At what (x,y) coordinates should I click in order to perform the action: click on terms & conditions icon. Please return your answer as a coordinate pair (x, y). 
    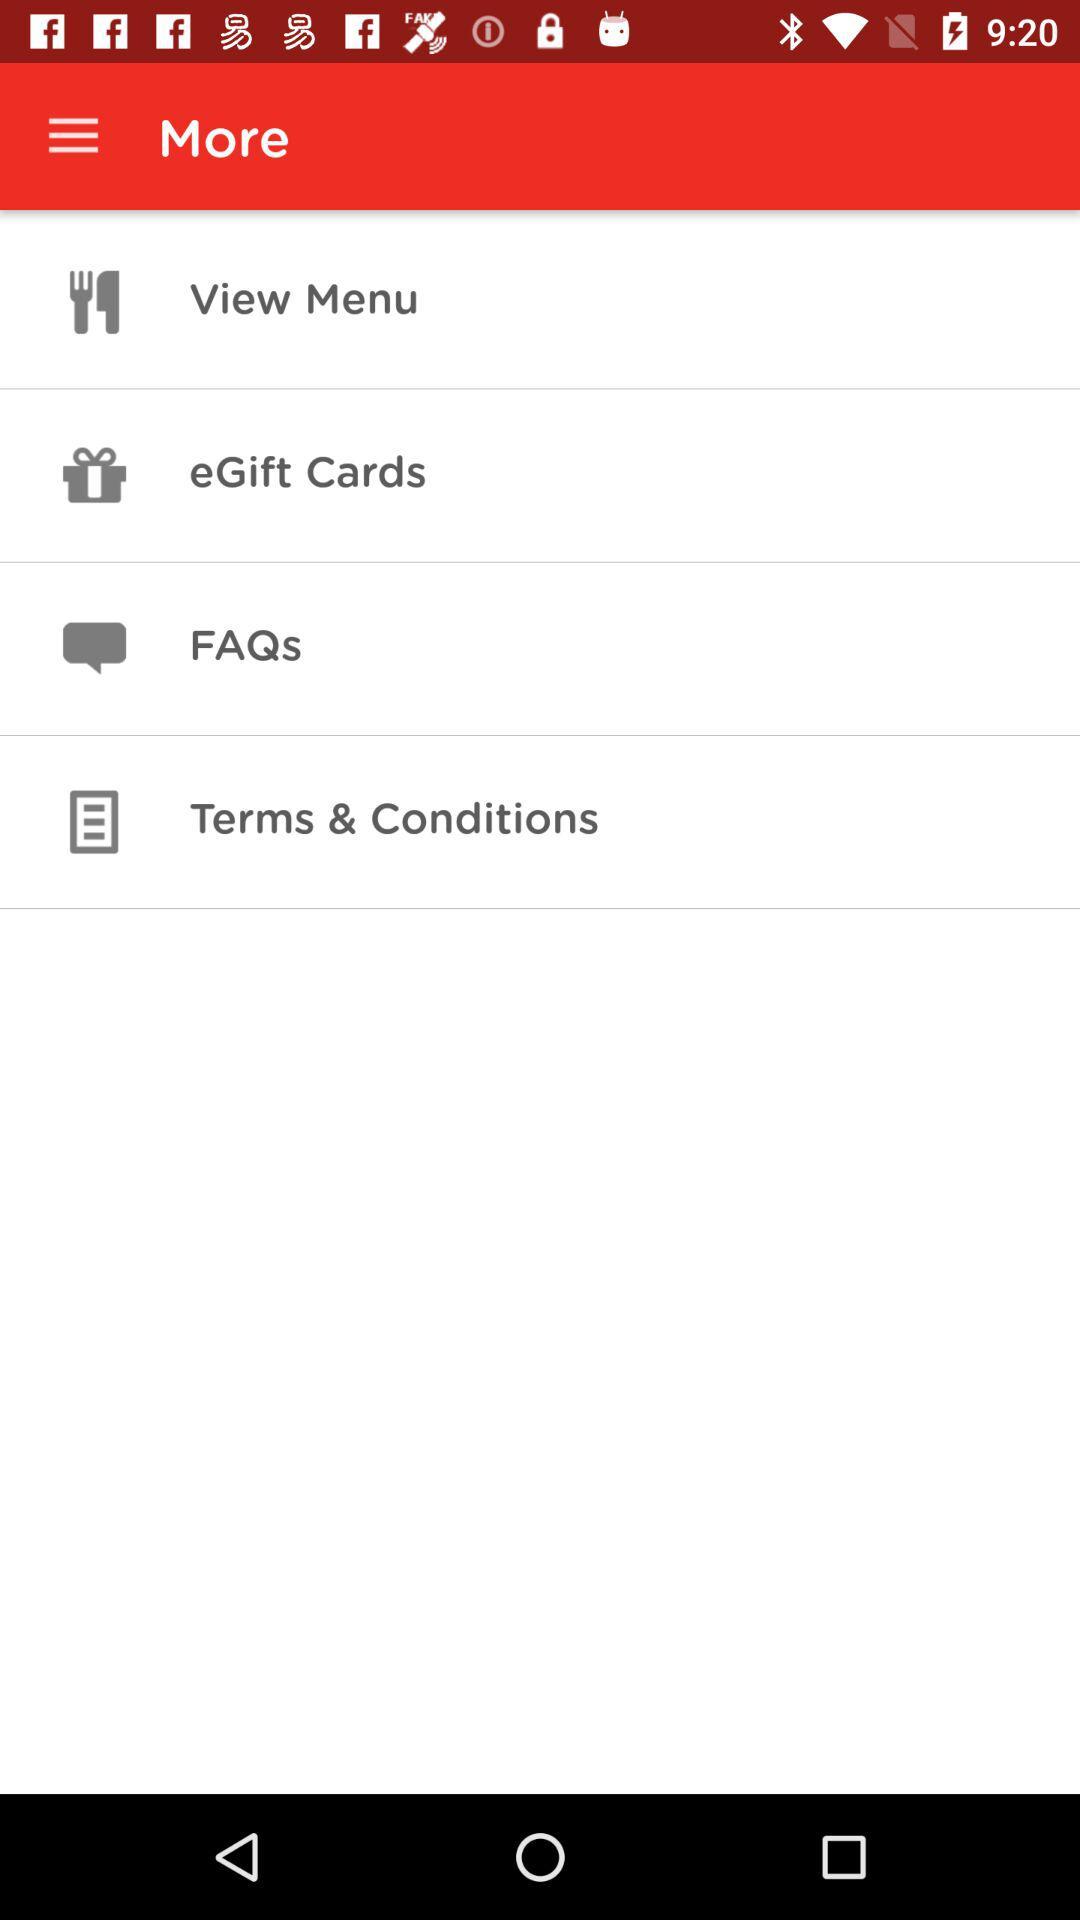
    Looking at the image, I should click on (394, 821).